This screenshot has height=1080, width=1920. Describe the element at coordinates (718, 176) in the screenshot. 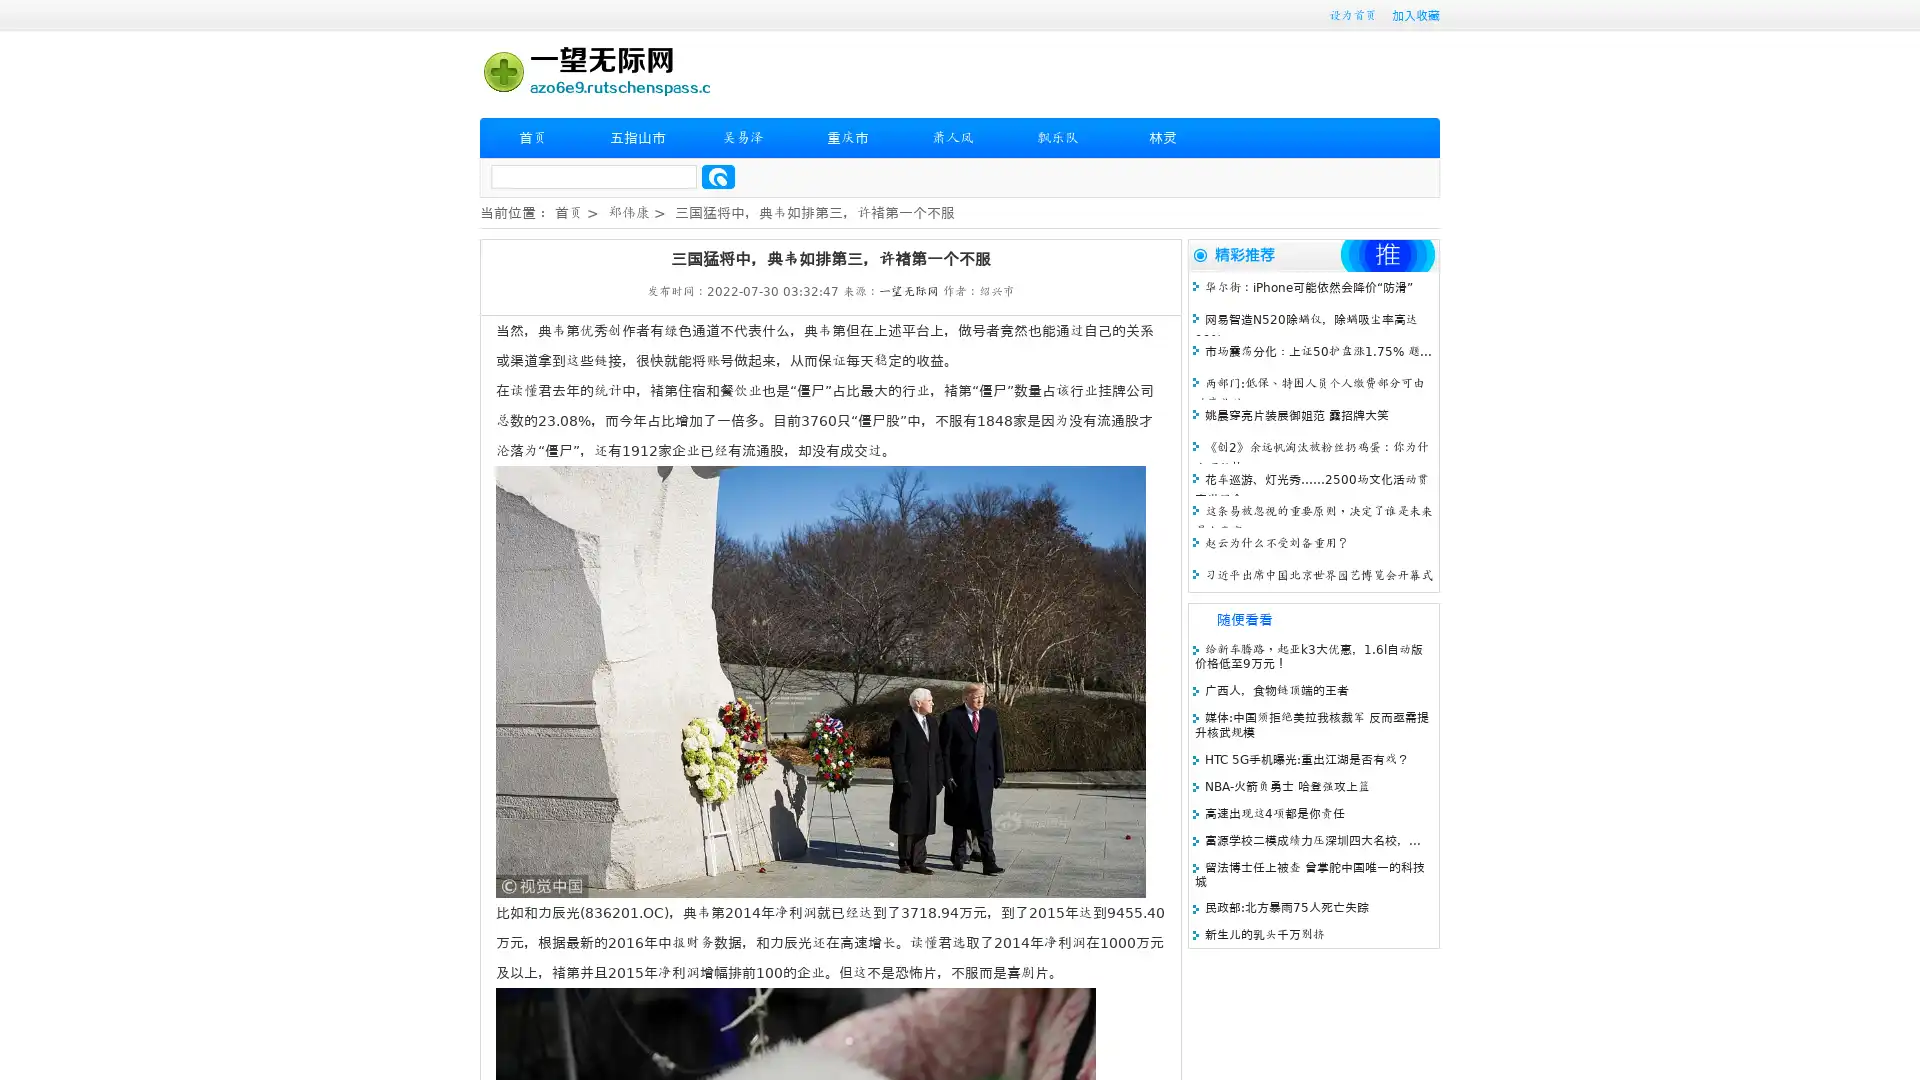

I see `Search` at that location.